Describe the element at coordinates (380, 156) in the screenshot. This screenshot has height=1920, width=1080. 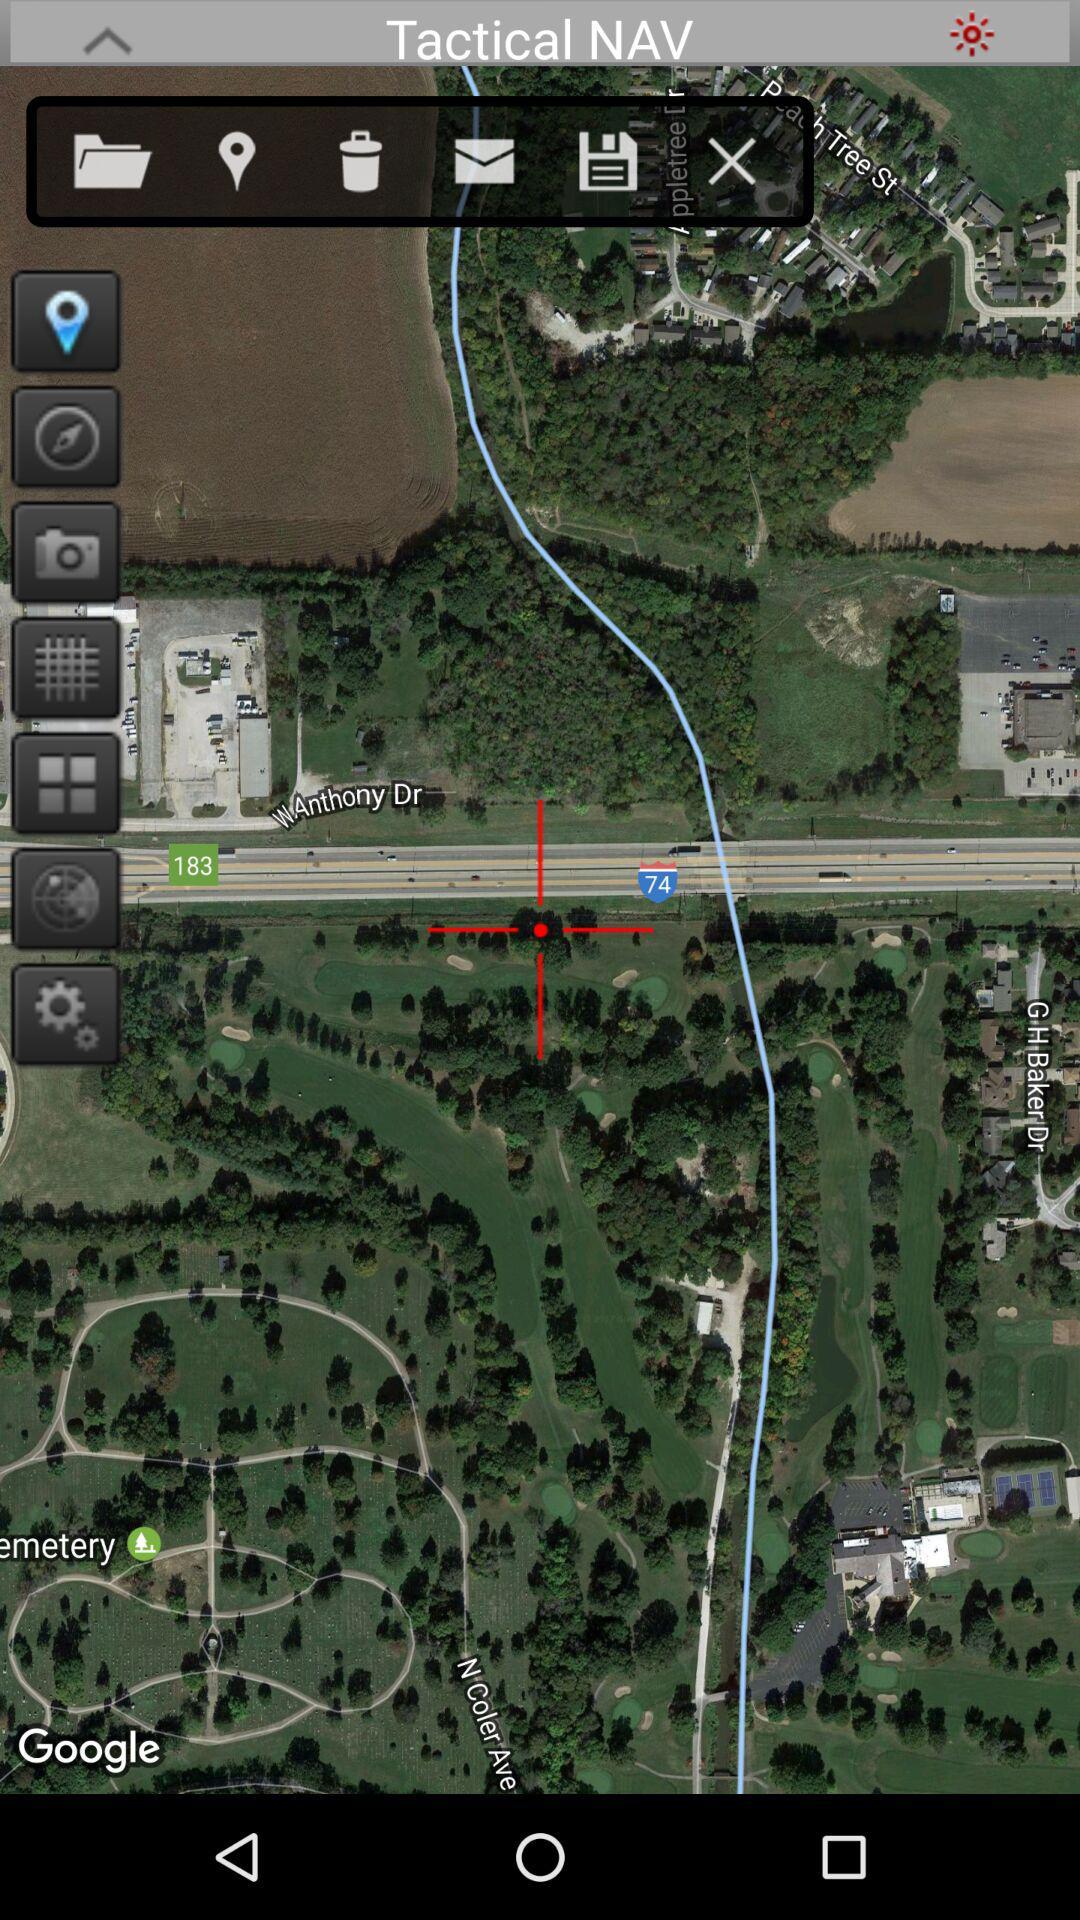
I see `delete point` at that location.